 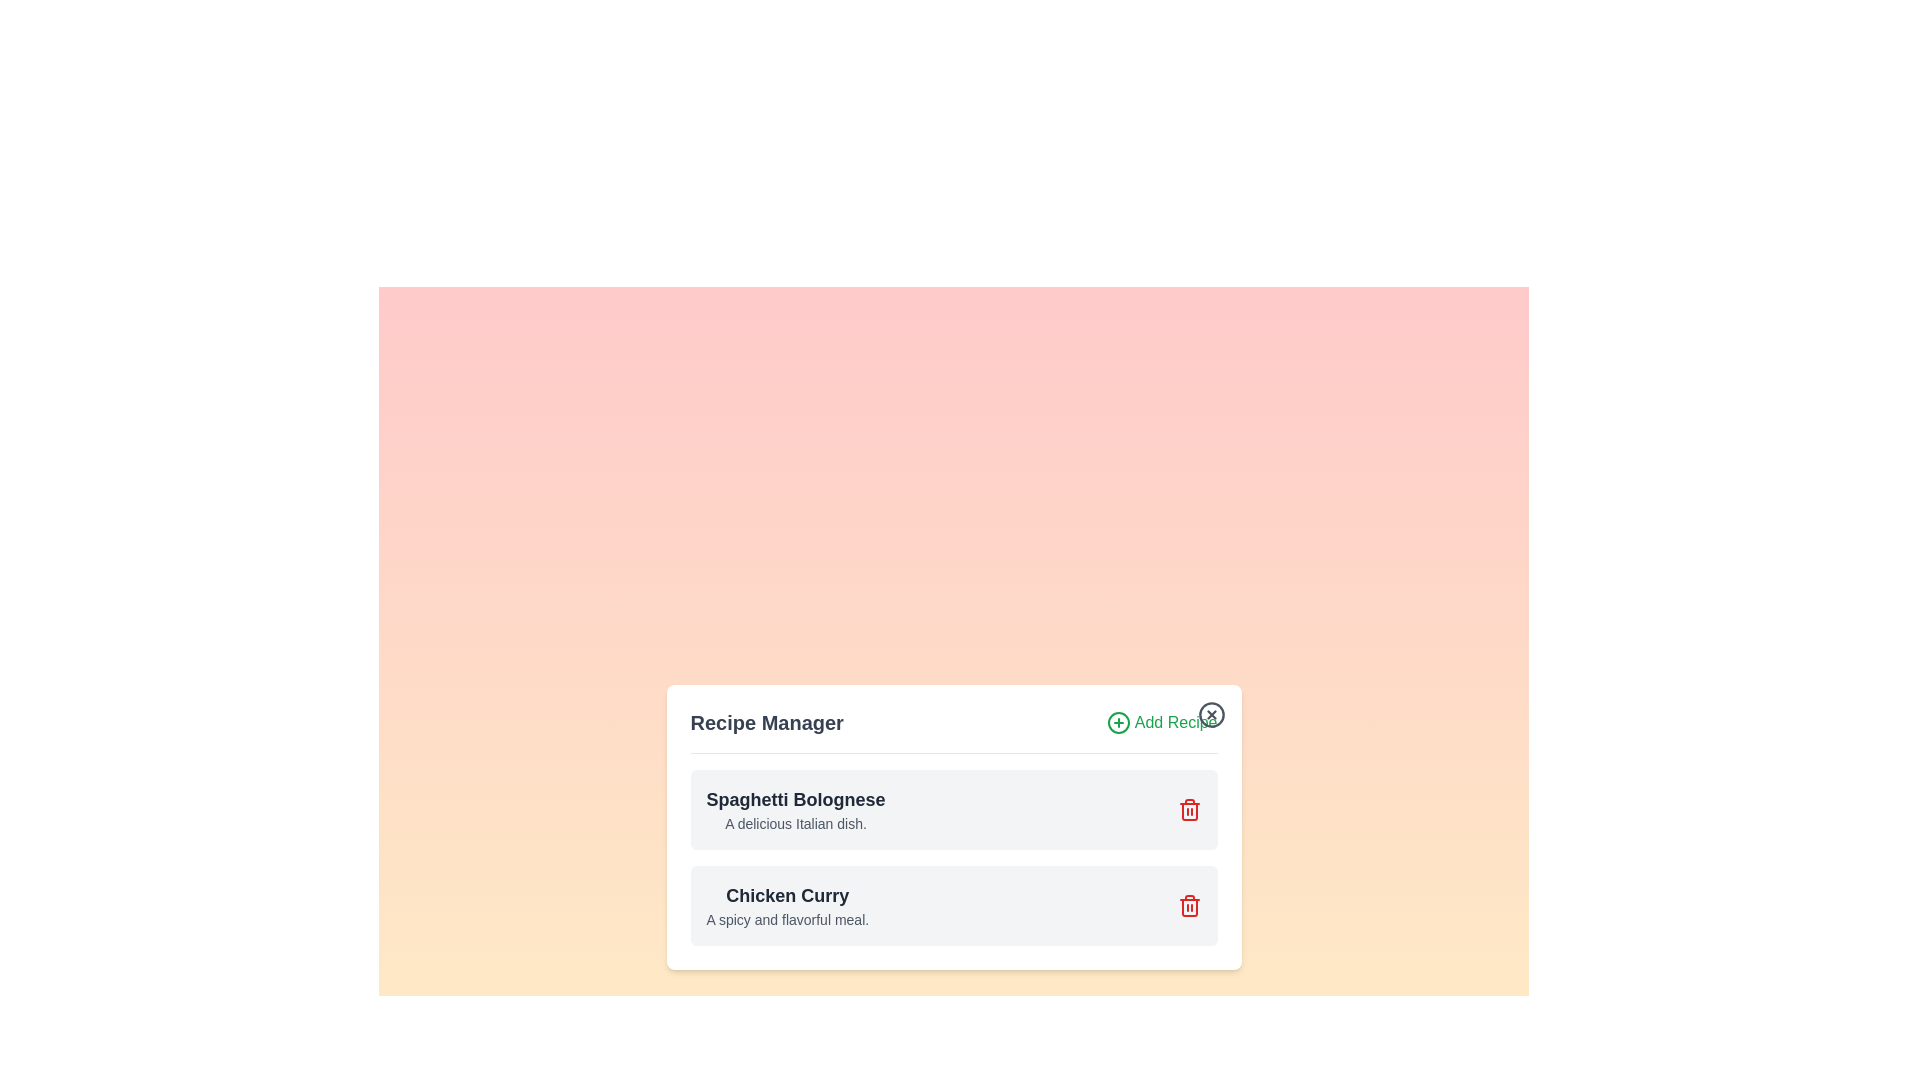 What do you see at coordinates (786, 919) in the screenshot?
I see `the text display element that provides additional information about the title 'Chicken Curry', located directly below the title within the card` at bounding box center [786, 919].